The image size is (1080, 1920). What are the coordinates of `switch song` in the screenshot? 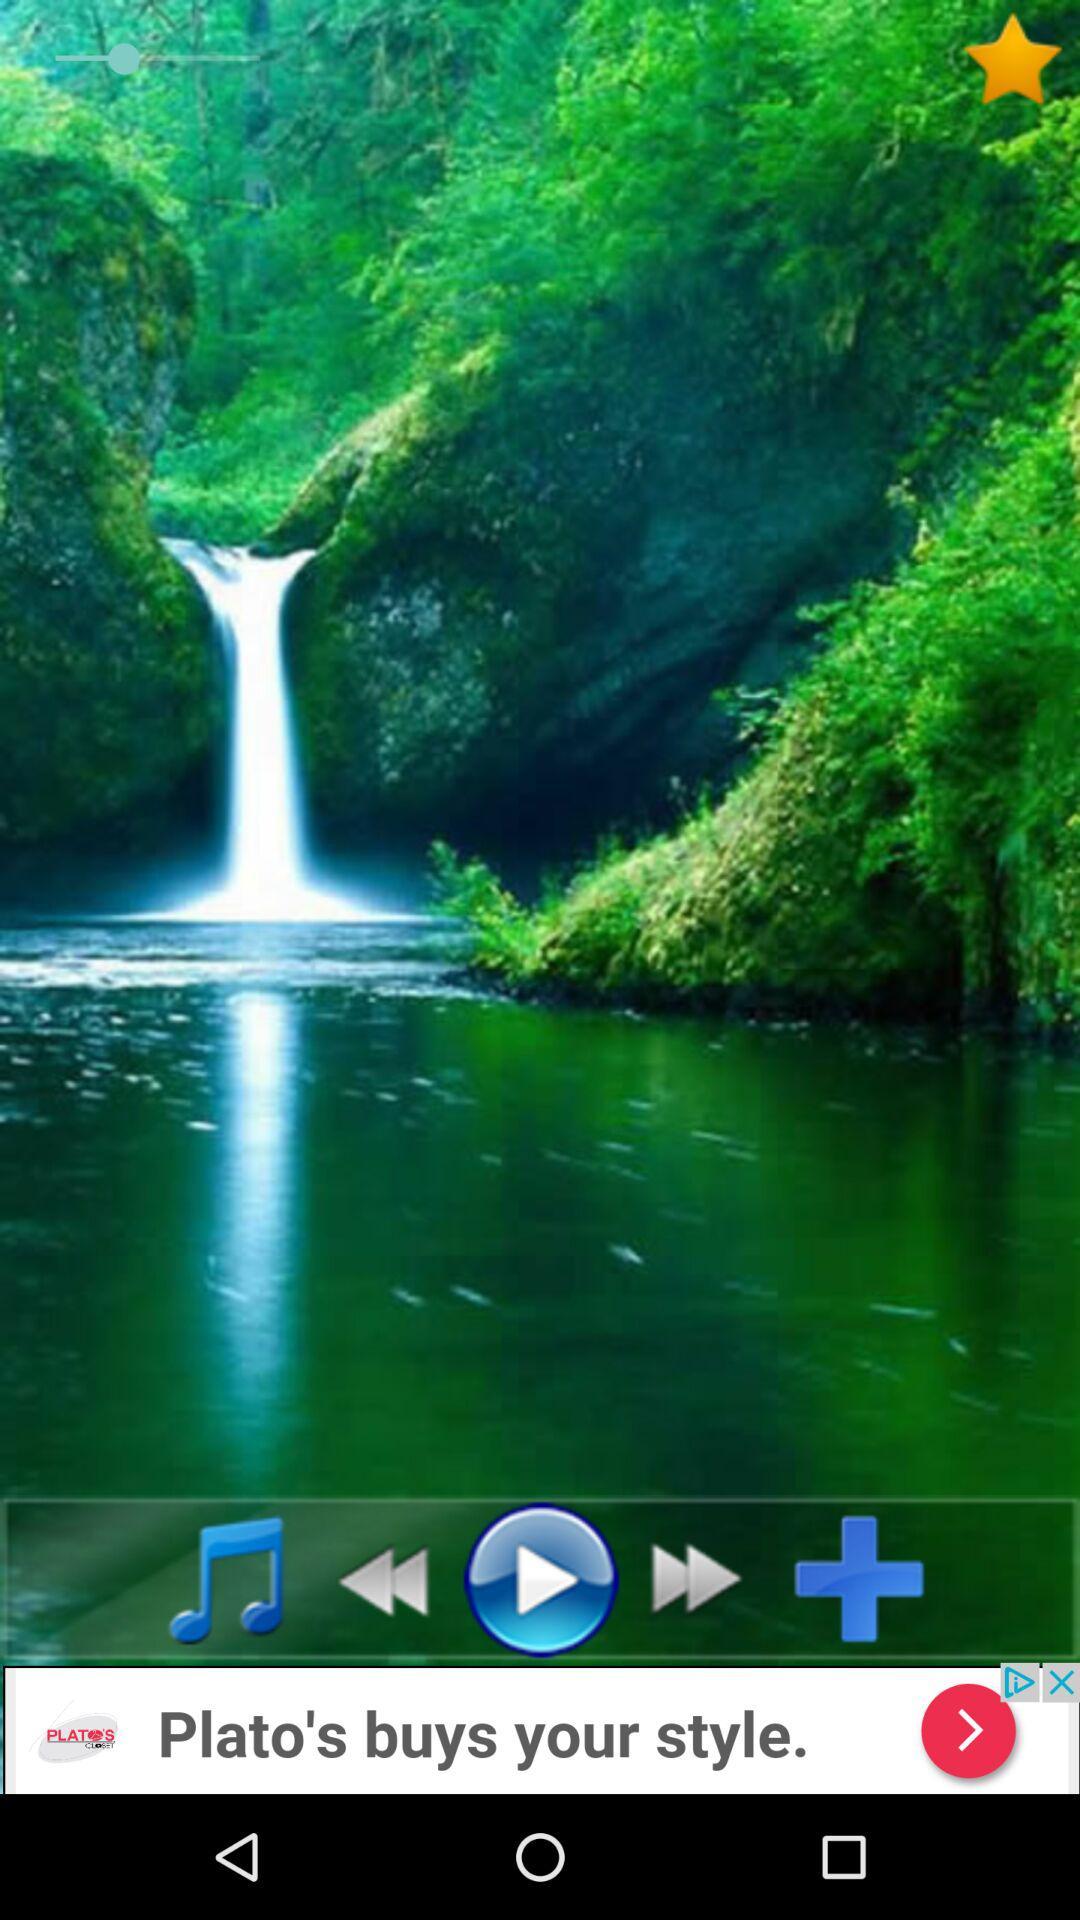 It's located at (707, 1577).